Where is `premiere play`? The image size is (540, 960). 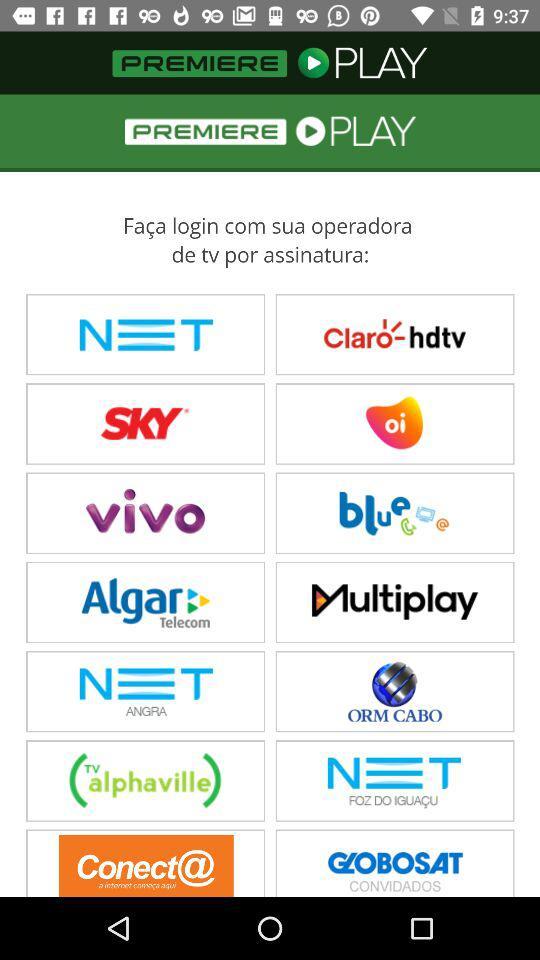 premiere play is located at coordinates (270, 494).